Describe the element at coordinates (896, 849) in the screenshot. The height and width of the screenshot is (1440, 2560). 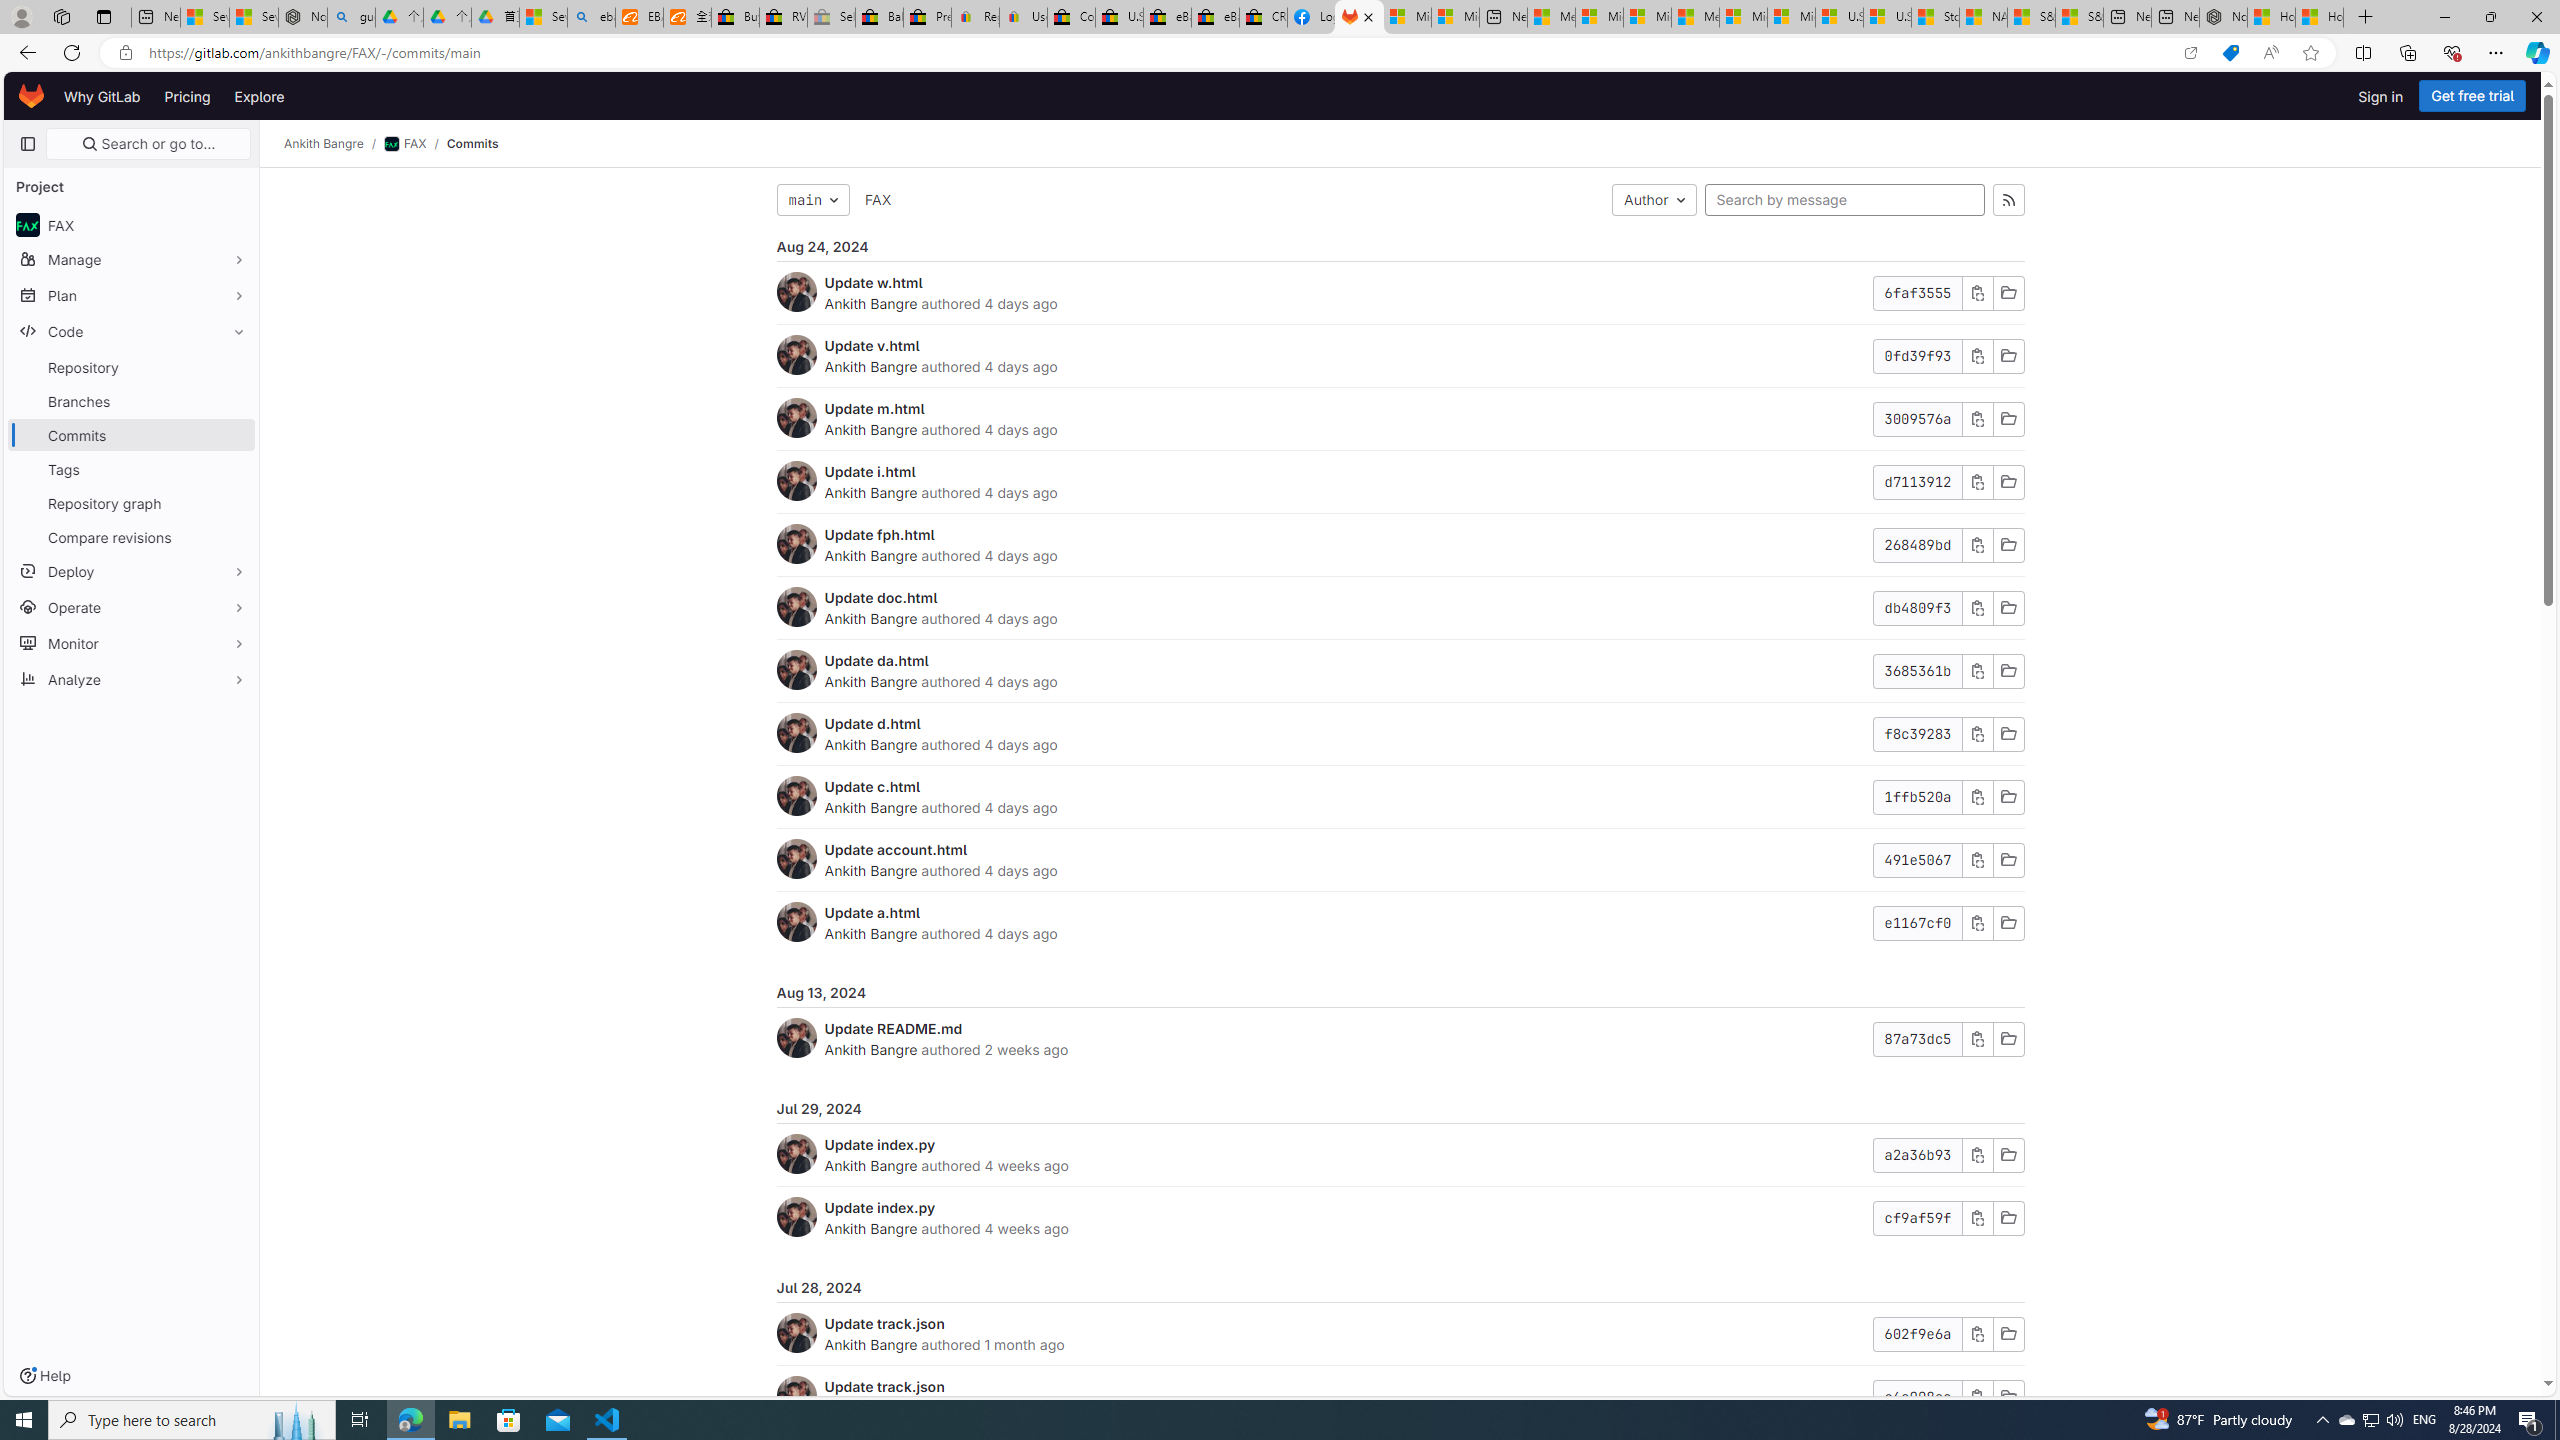
I see `'Update account.html'` at that location.